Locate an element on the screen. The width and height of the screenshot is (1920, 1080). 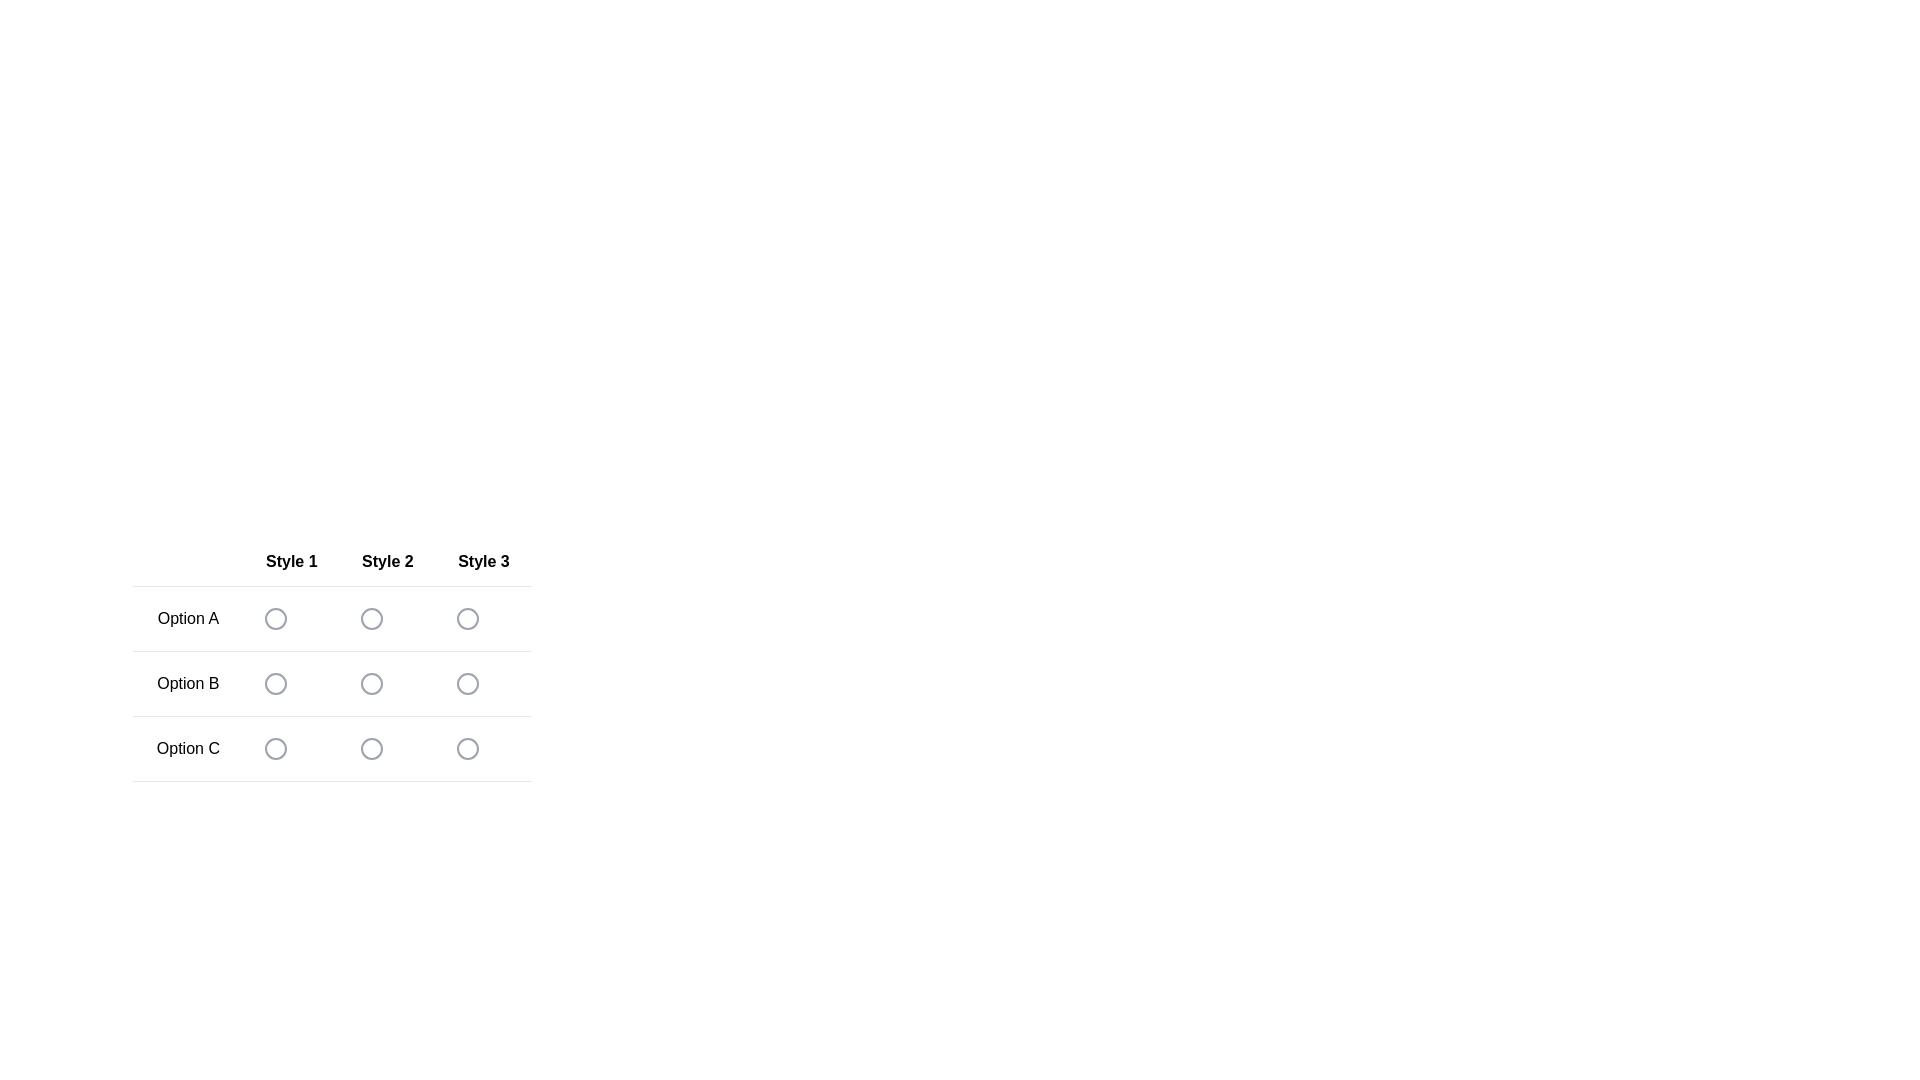
the radio button styled as 'Style 3' under 'Option A' is located at coordinates (484, 617).